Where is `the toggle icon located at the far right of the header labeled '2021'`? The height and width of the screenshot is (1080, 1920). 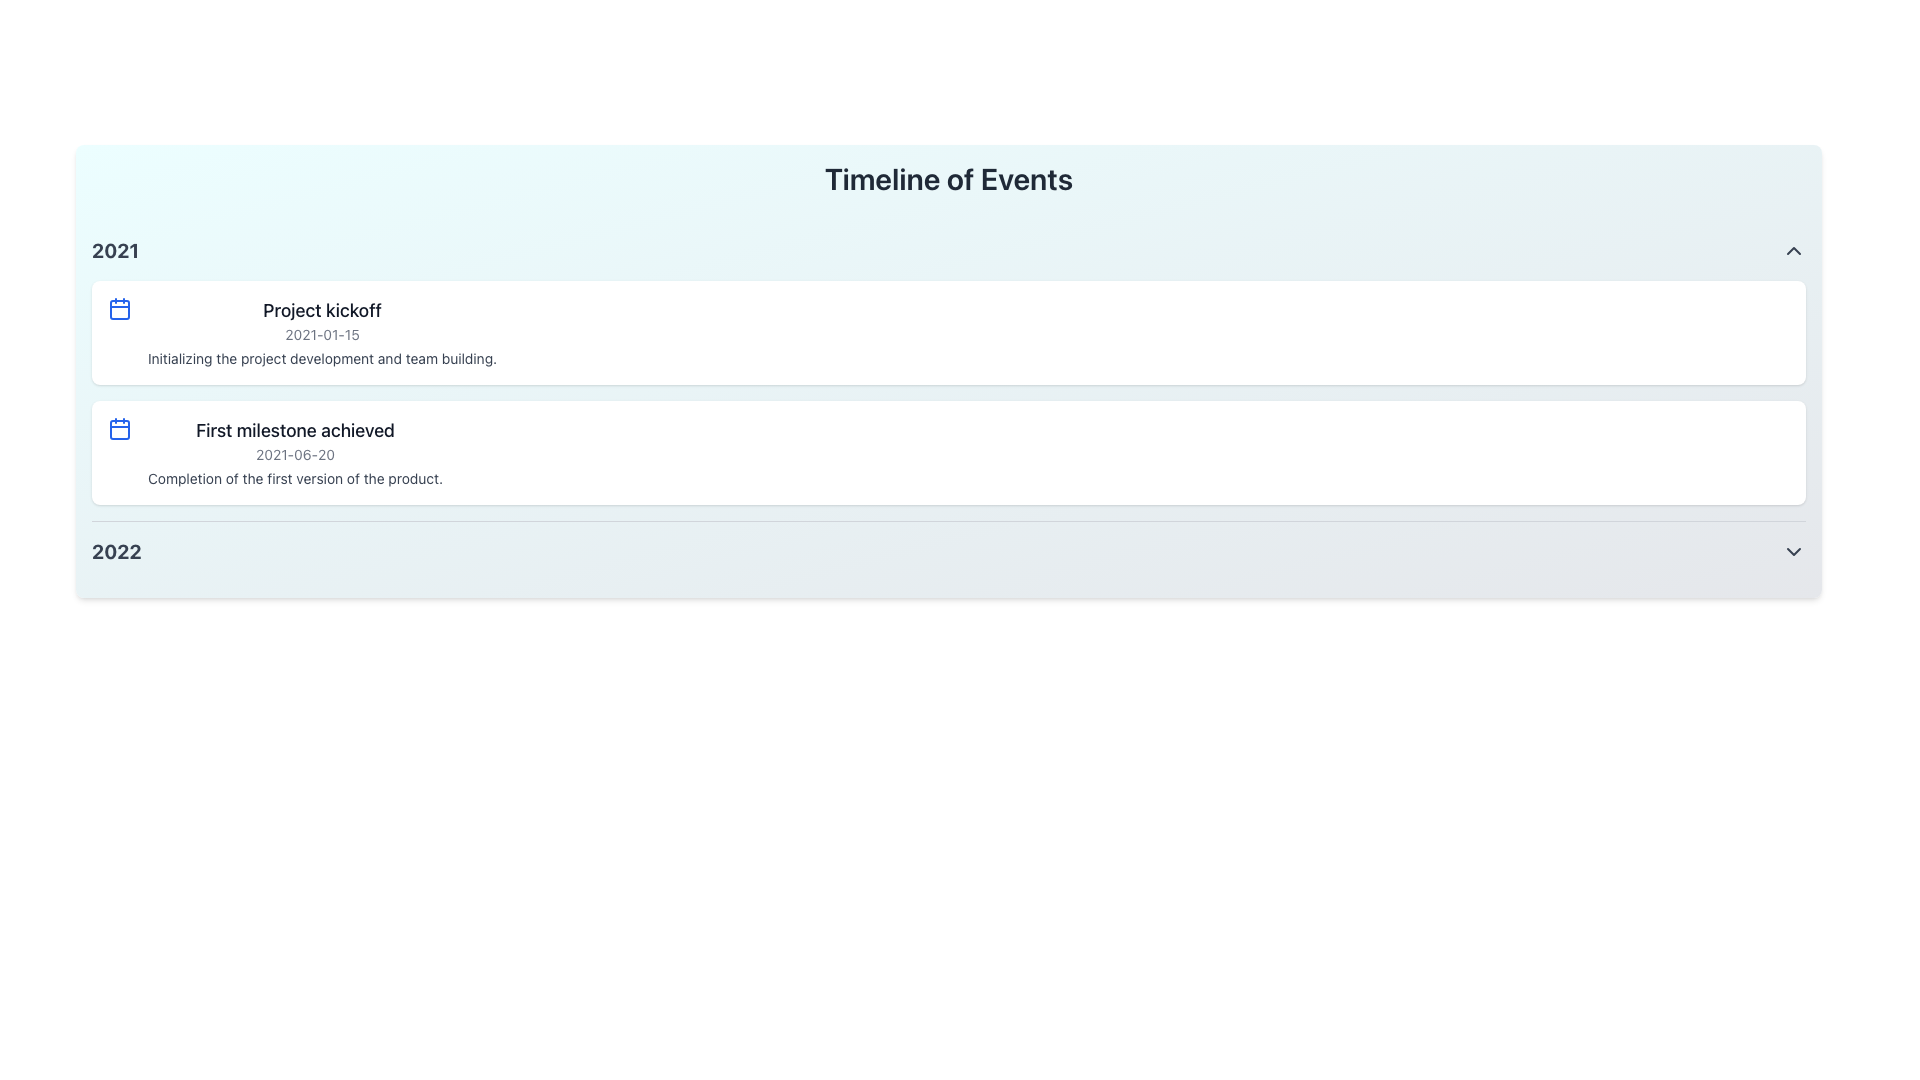 the toggle icon located at the far right of the header labeled '2021' is located at coordinates (1794, 249).